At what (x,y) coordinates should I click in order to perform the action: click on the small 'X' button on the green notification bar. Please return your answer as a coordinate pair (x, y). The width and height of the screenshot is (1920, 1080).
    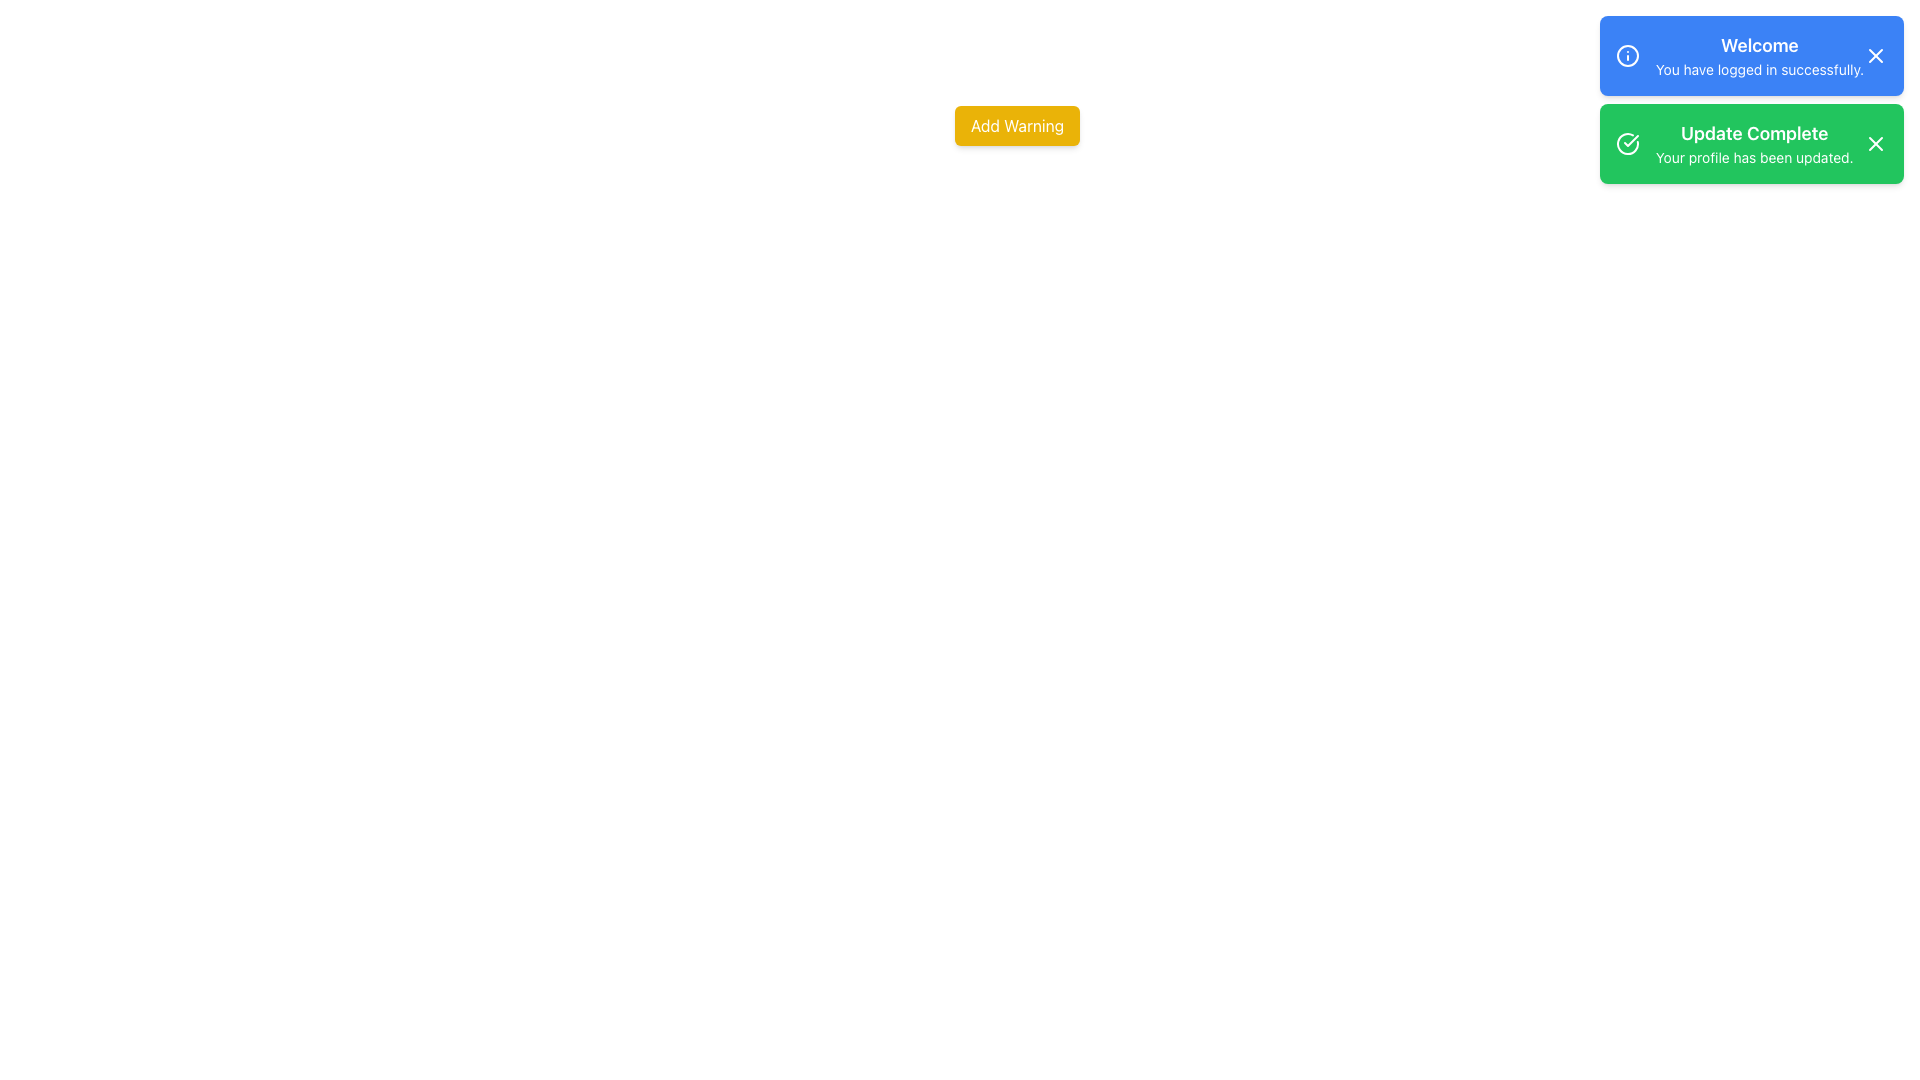
    Looking at the image, I should click on (1875, 142).